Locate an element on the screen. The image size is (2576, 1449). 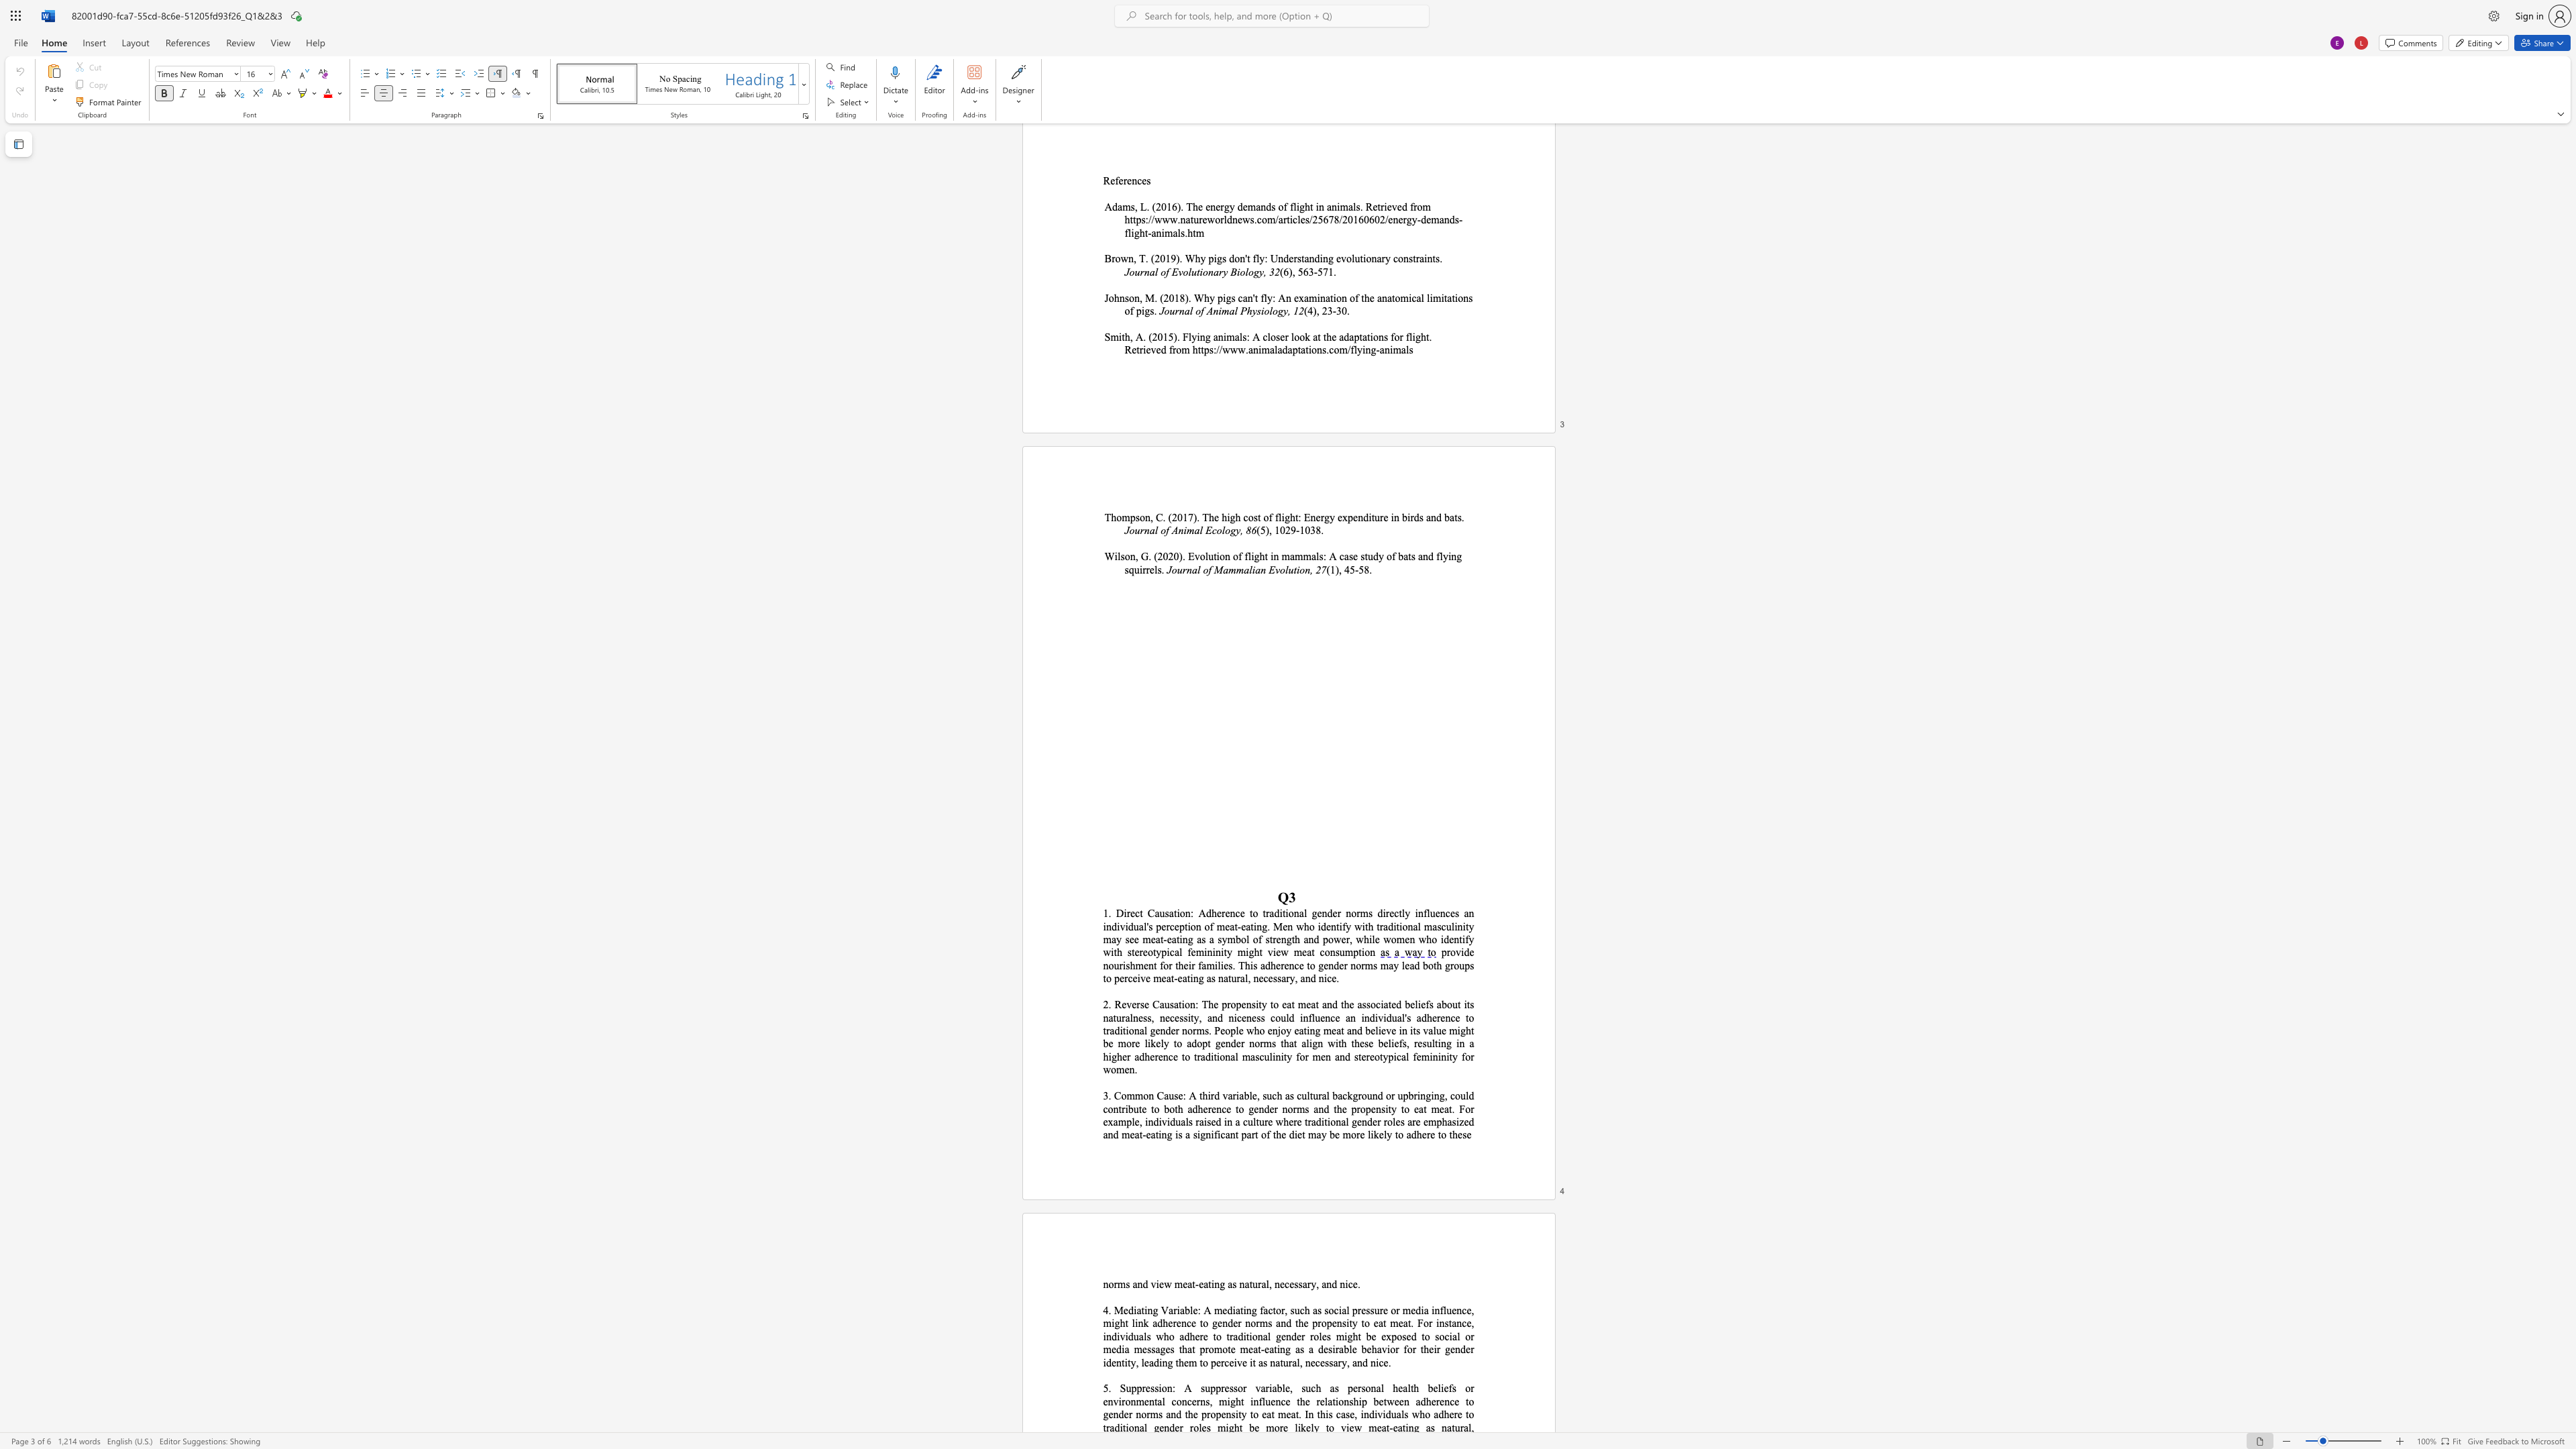
the subset text "ulting in a higher adherence to trad" within the text "orms. People who enjoy eating meat and believe in its value might be more likely to adopt gender norms that align with these beliefs, resulting in a higher adherence to traditional masculinity for men and stereotypical femininity for women." is located at coordinates (1426, 1042).